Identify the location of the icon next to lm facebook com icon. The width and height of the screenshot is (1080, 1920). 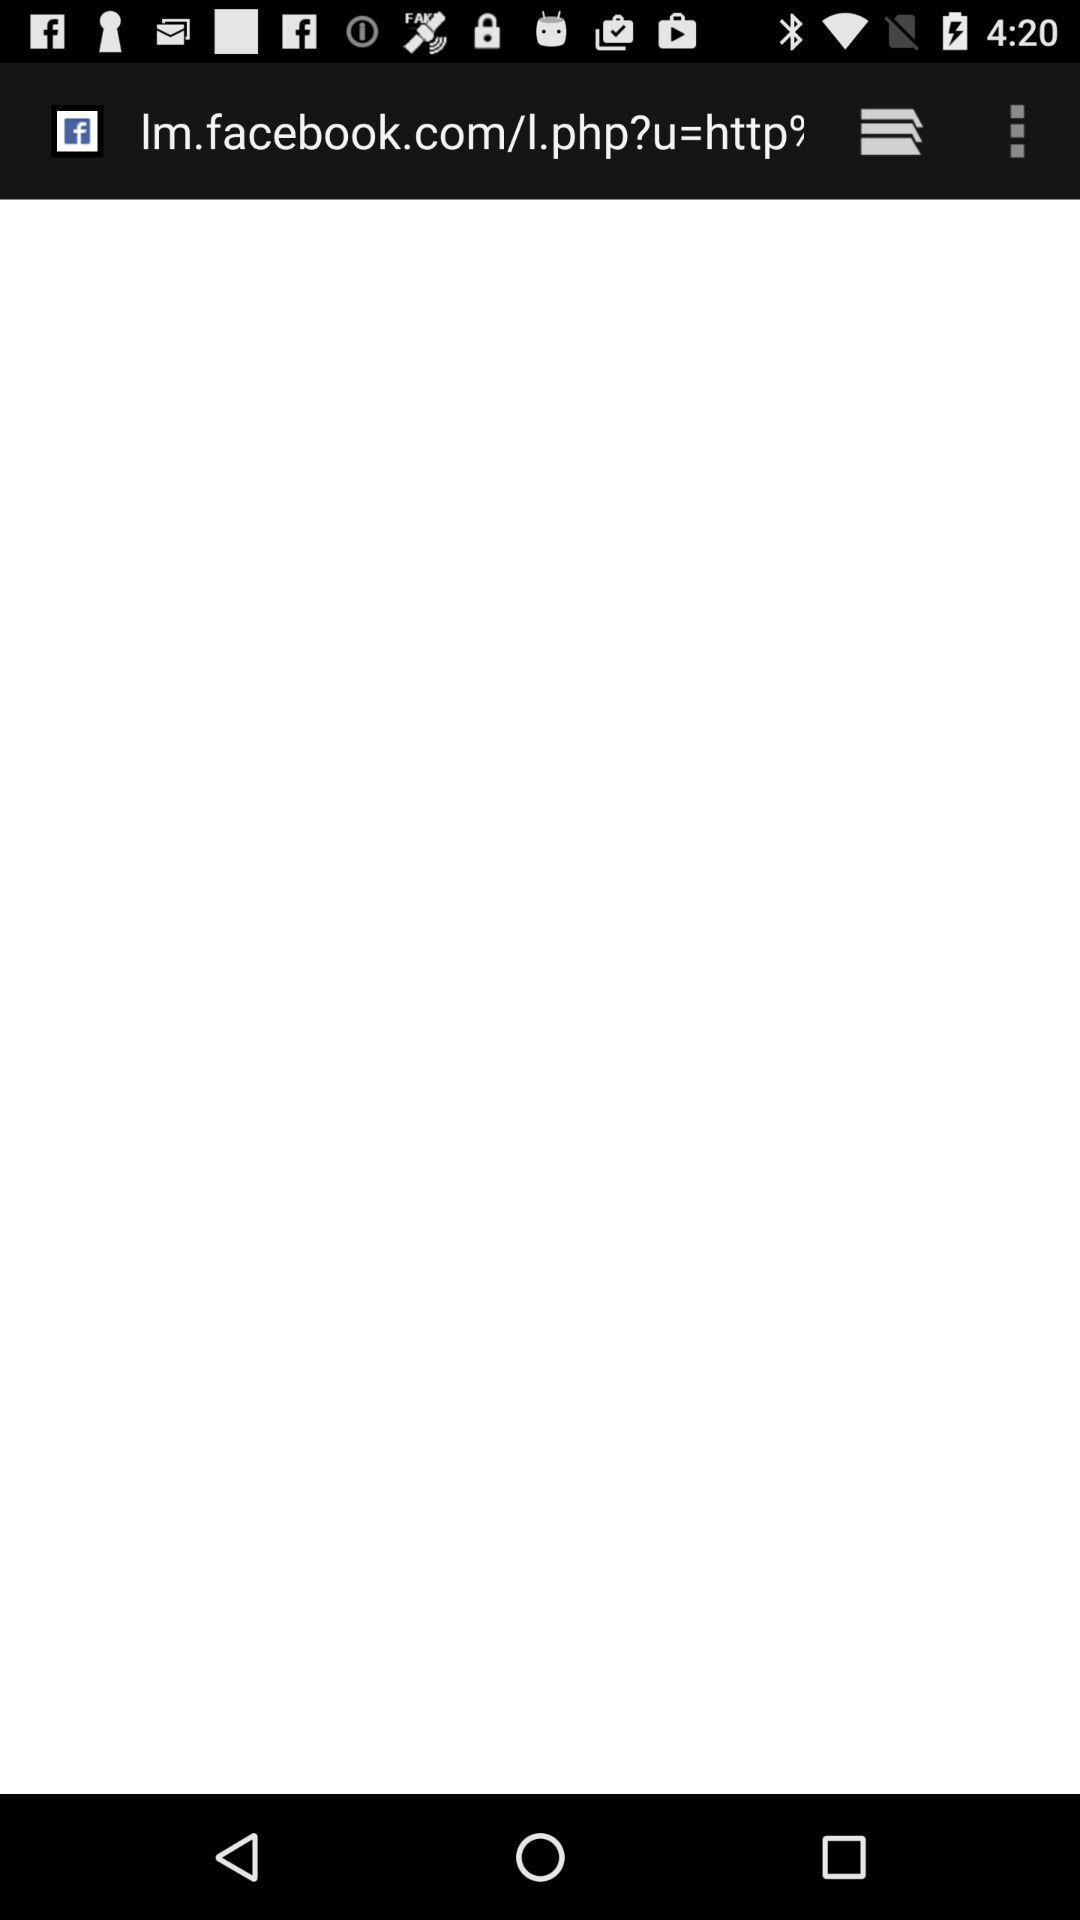
(890, 130).